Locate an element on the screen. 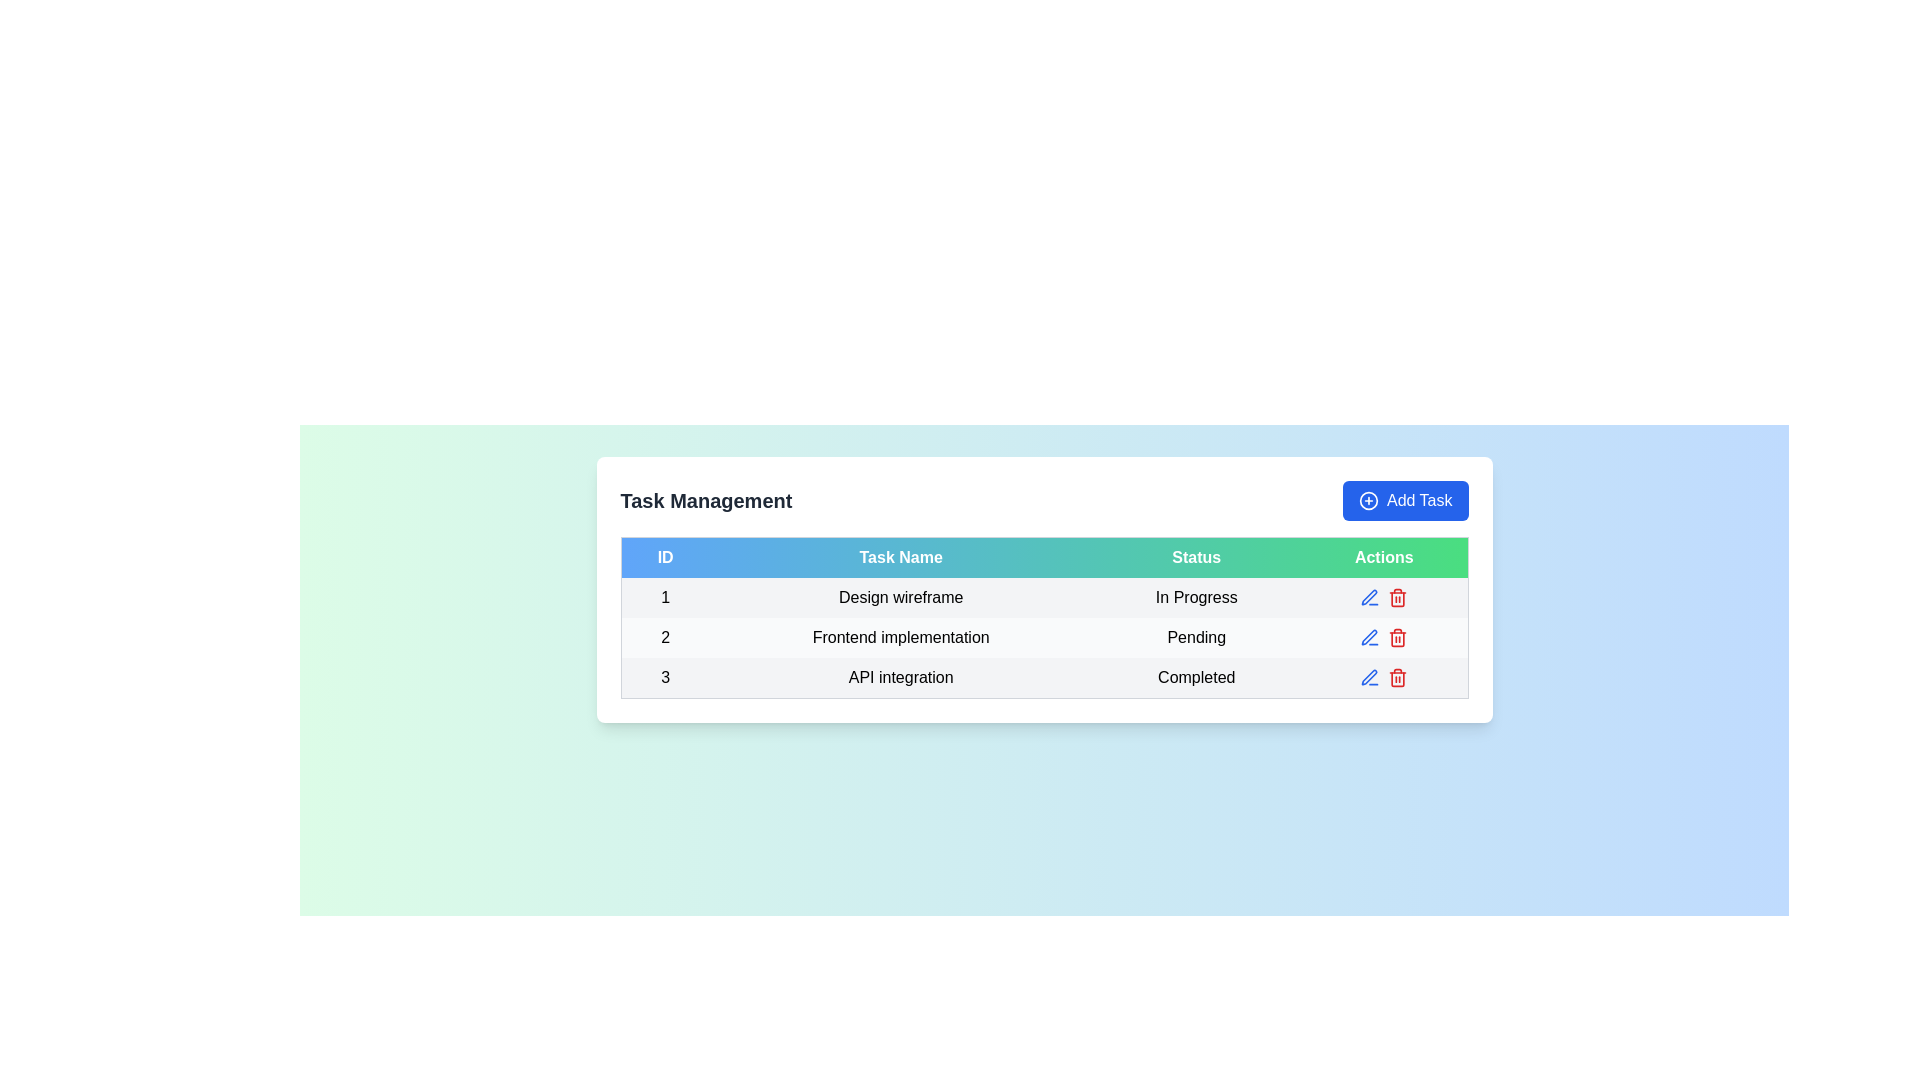 This screenshot has height=1080, width=1920. text label displaying the current status, which shows 'In Progress', located in the 'Status' column of the first row of the table, positioned between the 'Design wireframe' task name and the action icons is located at coordinates (1196, 596).